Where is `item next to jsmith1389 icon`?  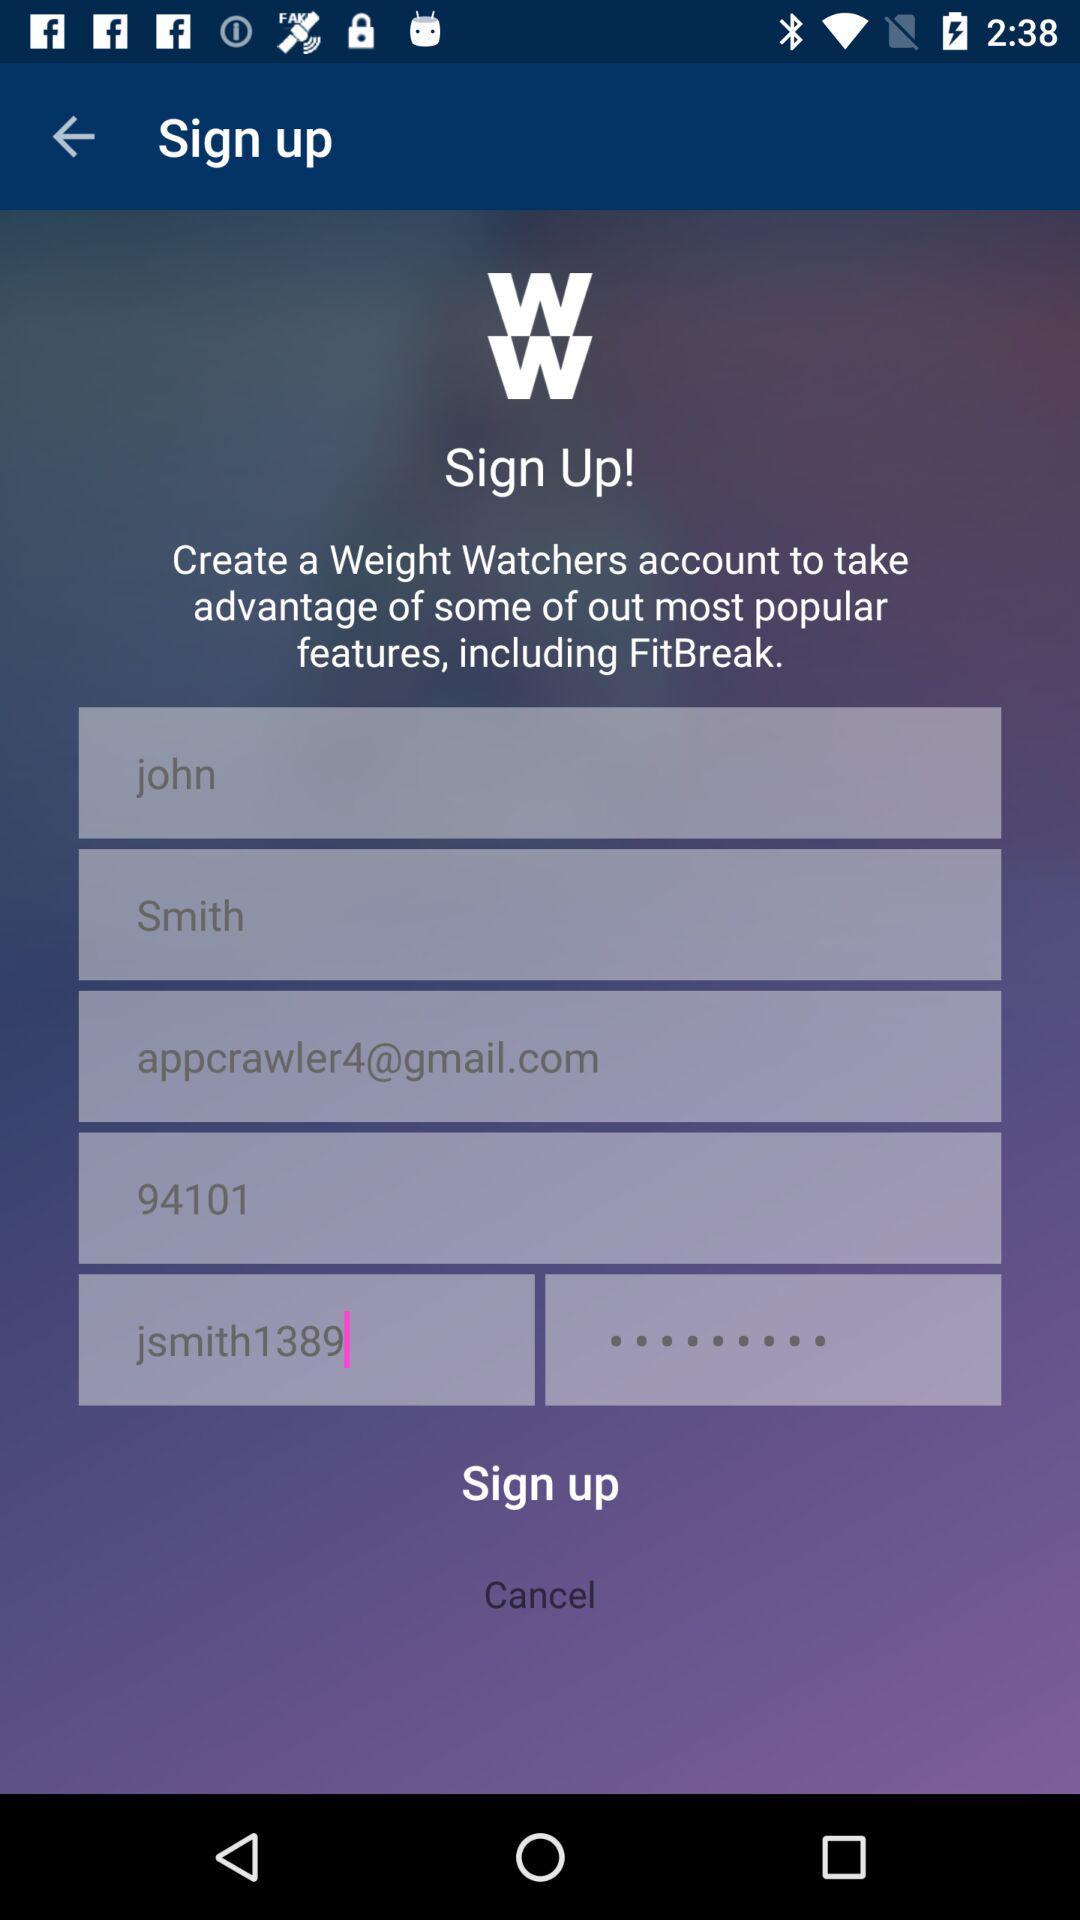
item next to jsmith1389 icon is located at coordinates (772, 1339).